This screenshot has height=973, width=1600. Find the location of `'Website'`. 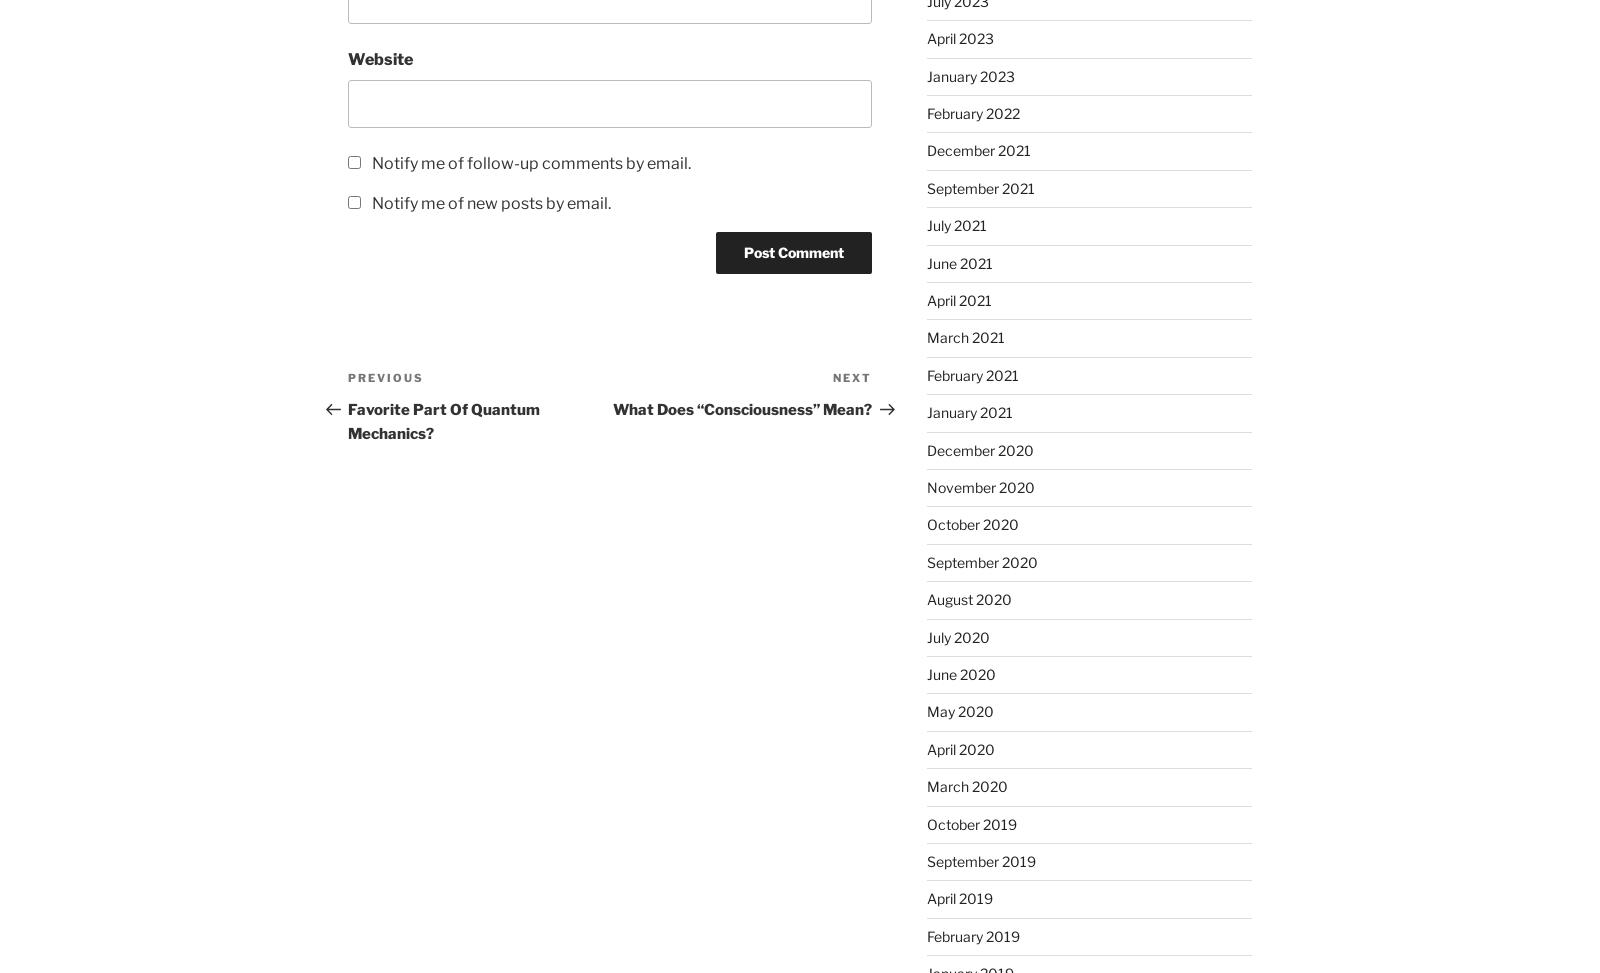

'Website' is located at coordinates (380, 59).